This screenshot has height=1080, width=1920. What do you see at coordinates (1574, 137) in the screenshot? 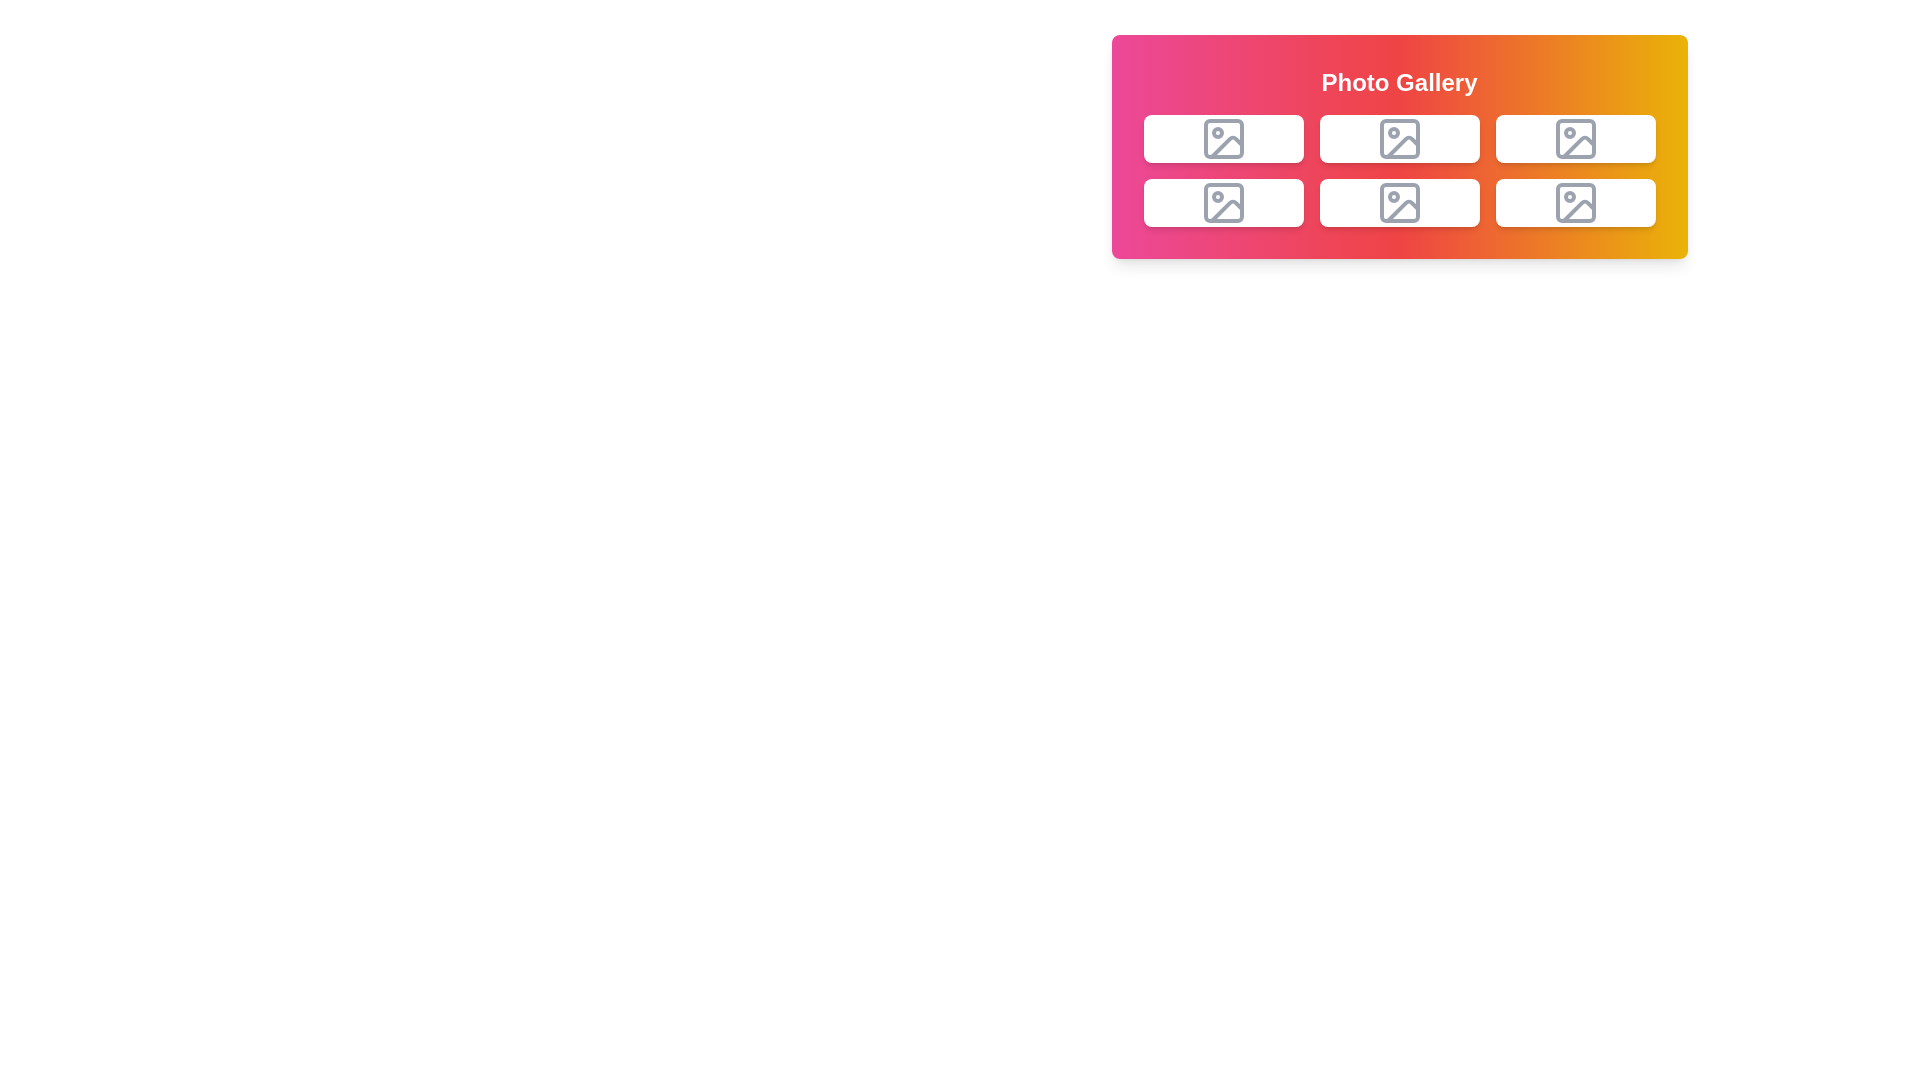
I see `the interactive tile with a white background and rounded corners located` at bounding box center [1574, 137].